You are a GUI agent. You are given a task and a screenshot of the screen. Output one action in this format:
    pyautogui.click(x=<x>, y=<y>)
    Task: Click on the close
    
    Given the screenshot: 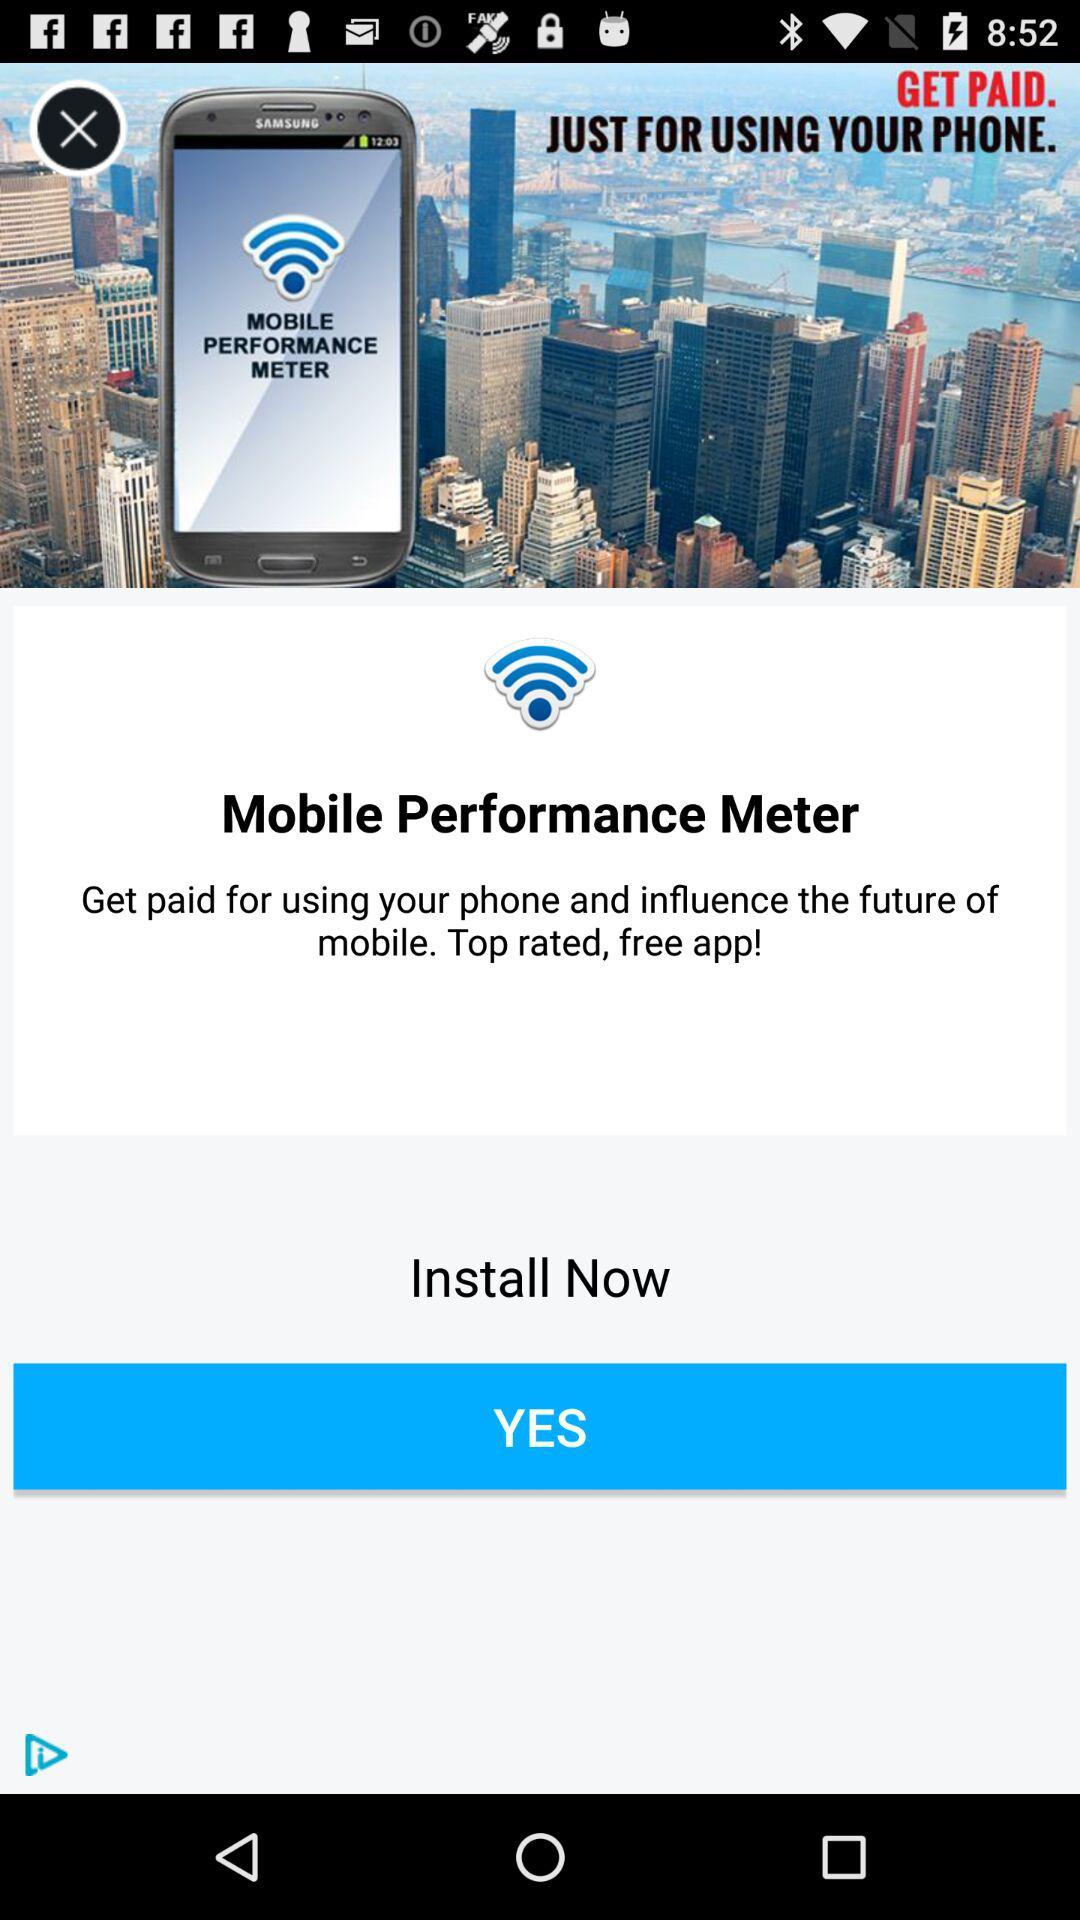 What is the action you would take?
    pyautogui.click(x=77, y=128)
    